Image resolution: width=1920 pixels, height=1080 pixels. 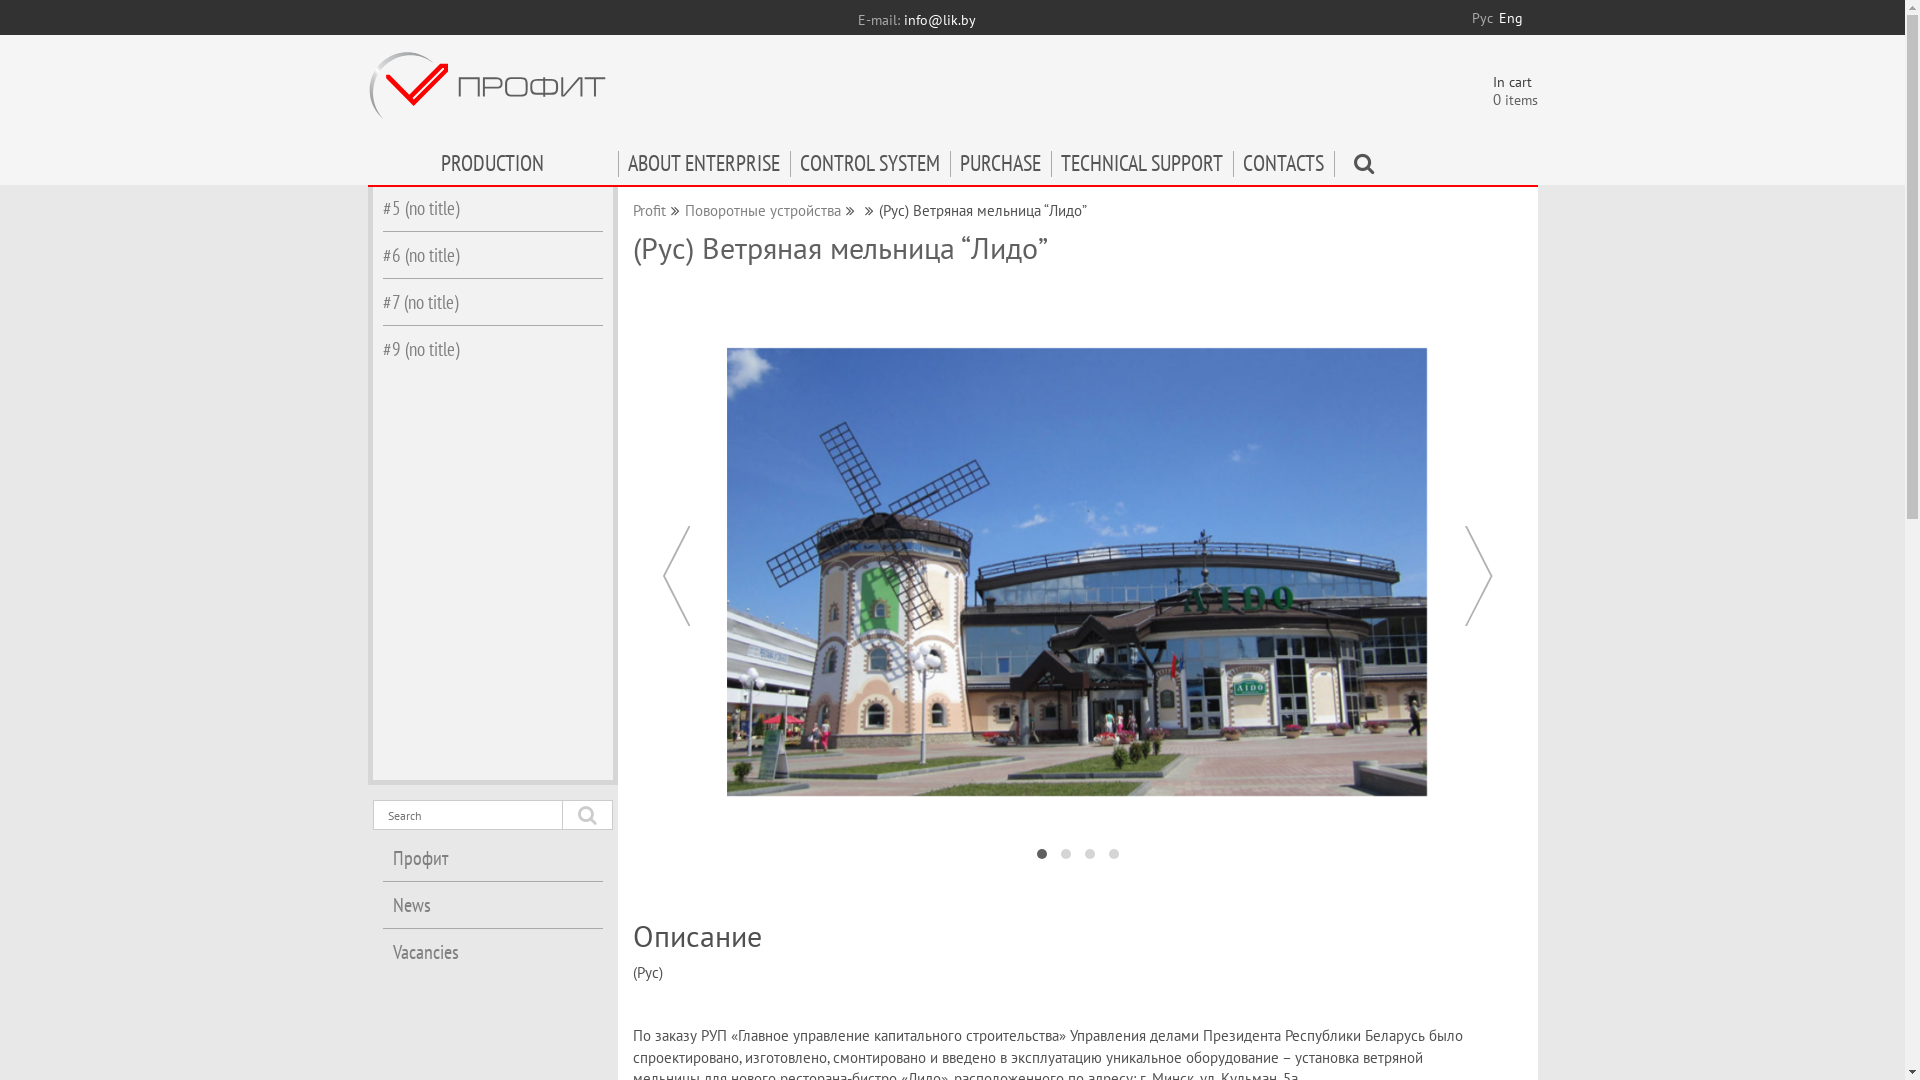 What do you see at coordinates (493, 167) in the screenshot?
I see `'PRODUCTION'` at bounding box center [493, 167].